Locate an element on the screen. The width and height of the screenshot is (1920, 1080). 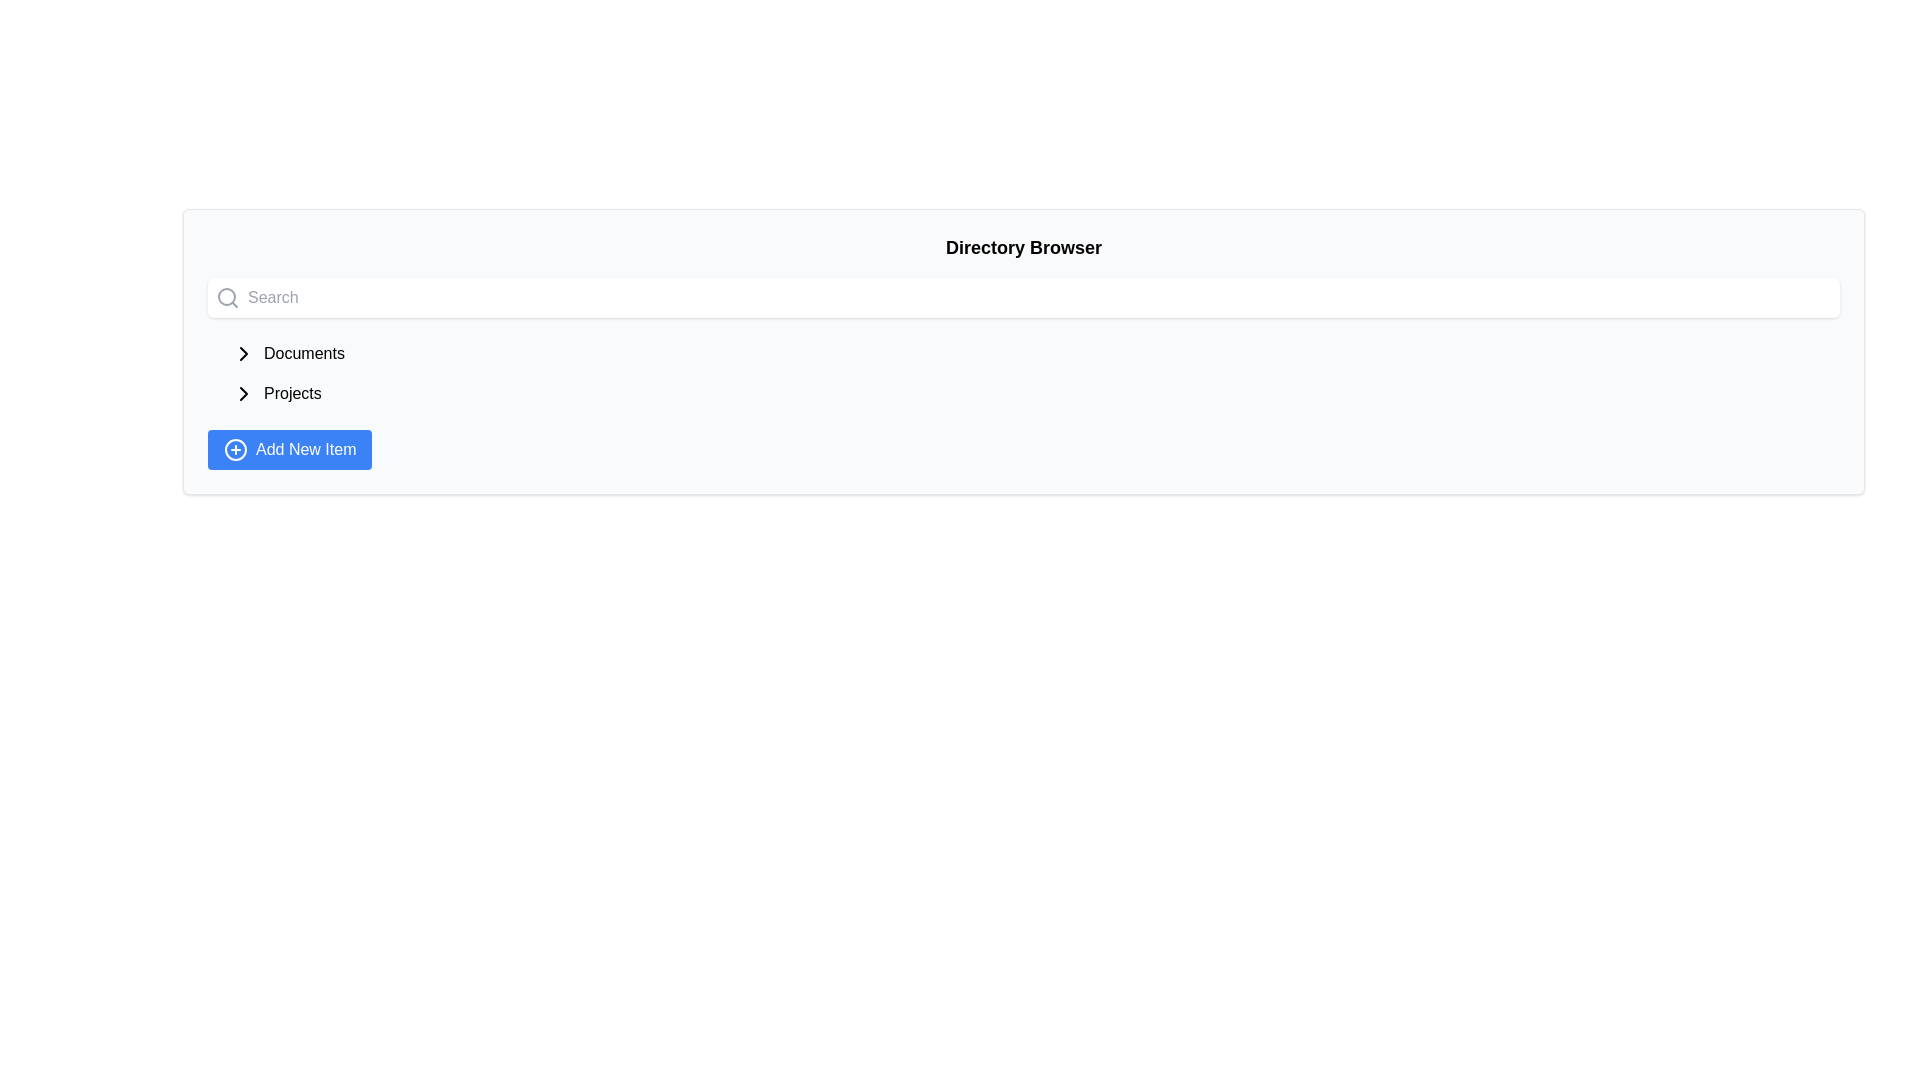
the decorative SVG circle element that indicates the presence of a search functionality, located in the top-left corner of the main content area within the search bar area is located at coordinates (226, 297).